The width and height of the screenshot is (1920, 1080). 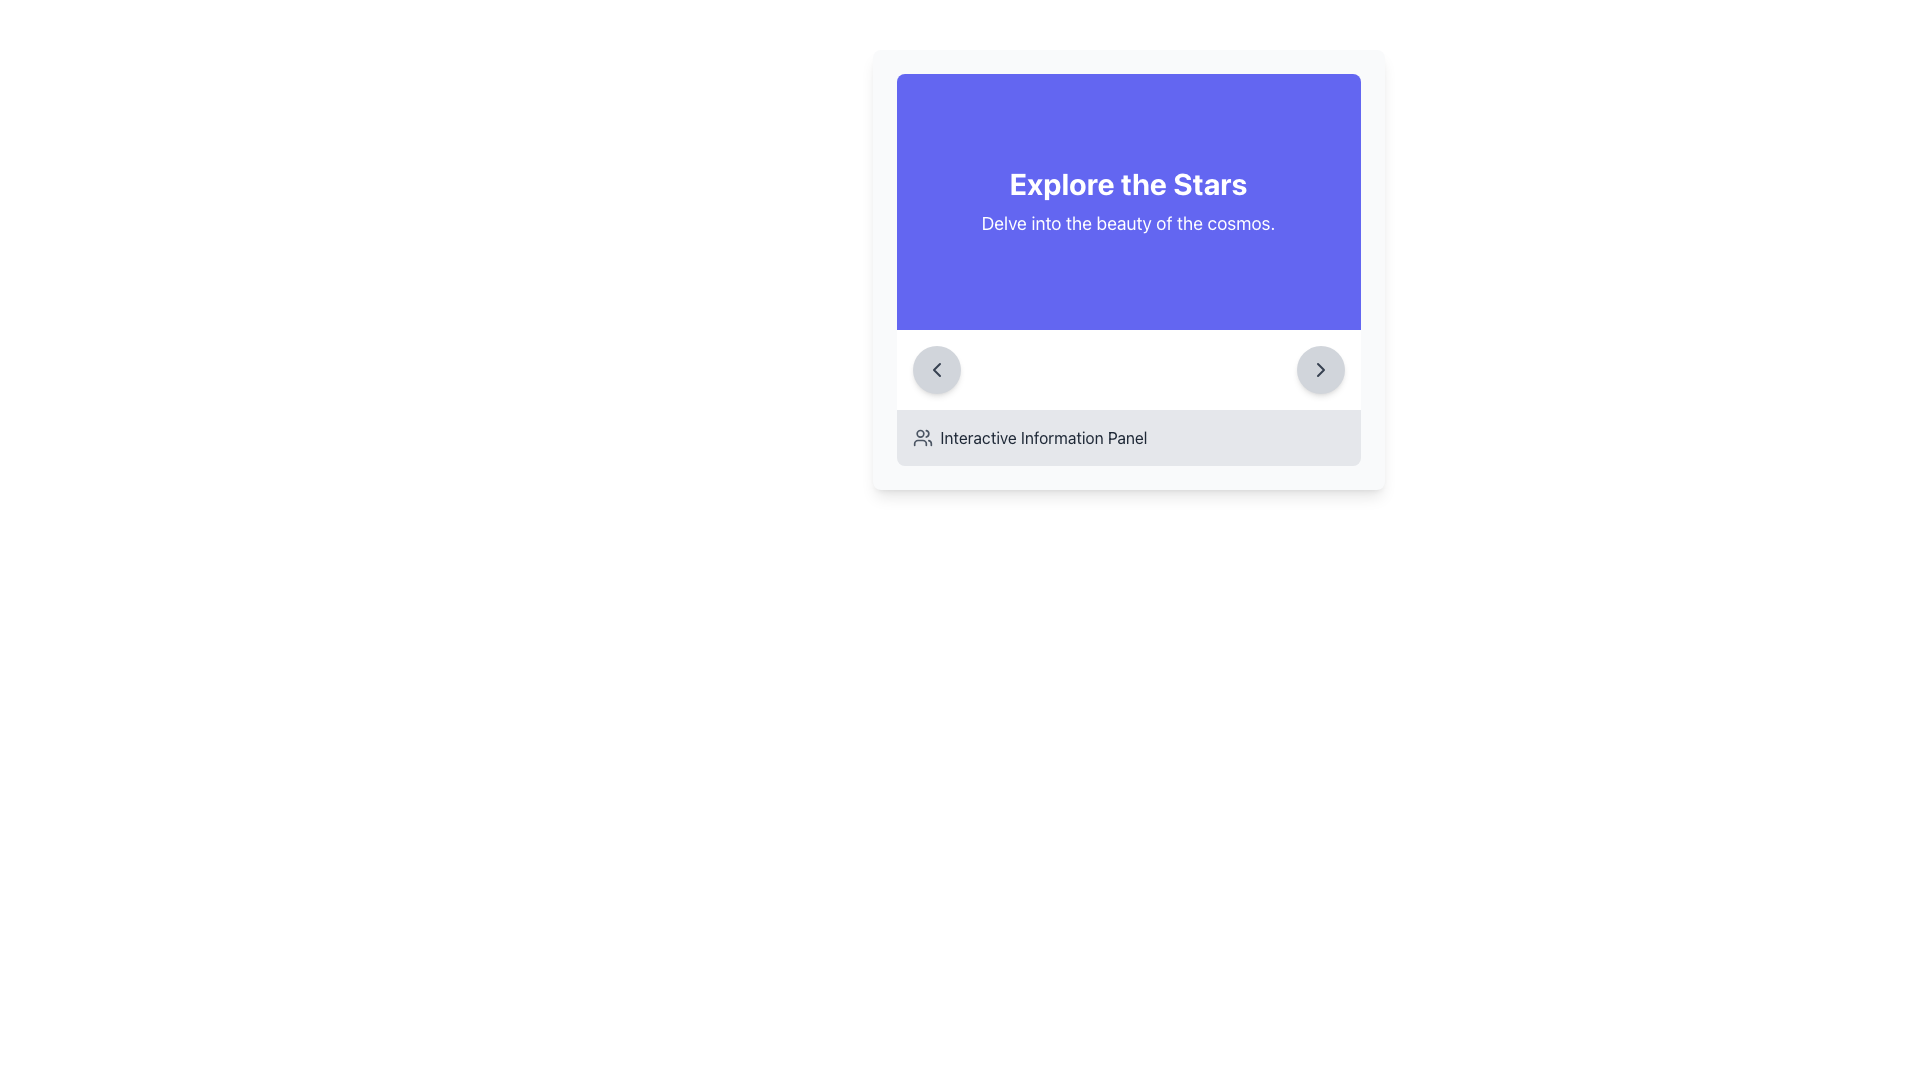 I want to click on the chevron-right SVG icon located in the bottom-right section of the card, so click(x=1320, y=370).